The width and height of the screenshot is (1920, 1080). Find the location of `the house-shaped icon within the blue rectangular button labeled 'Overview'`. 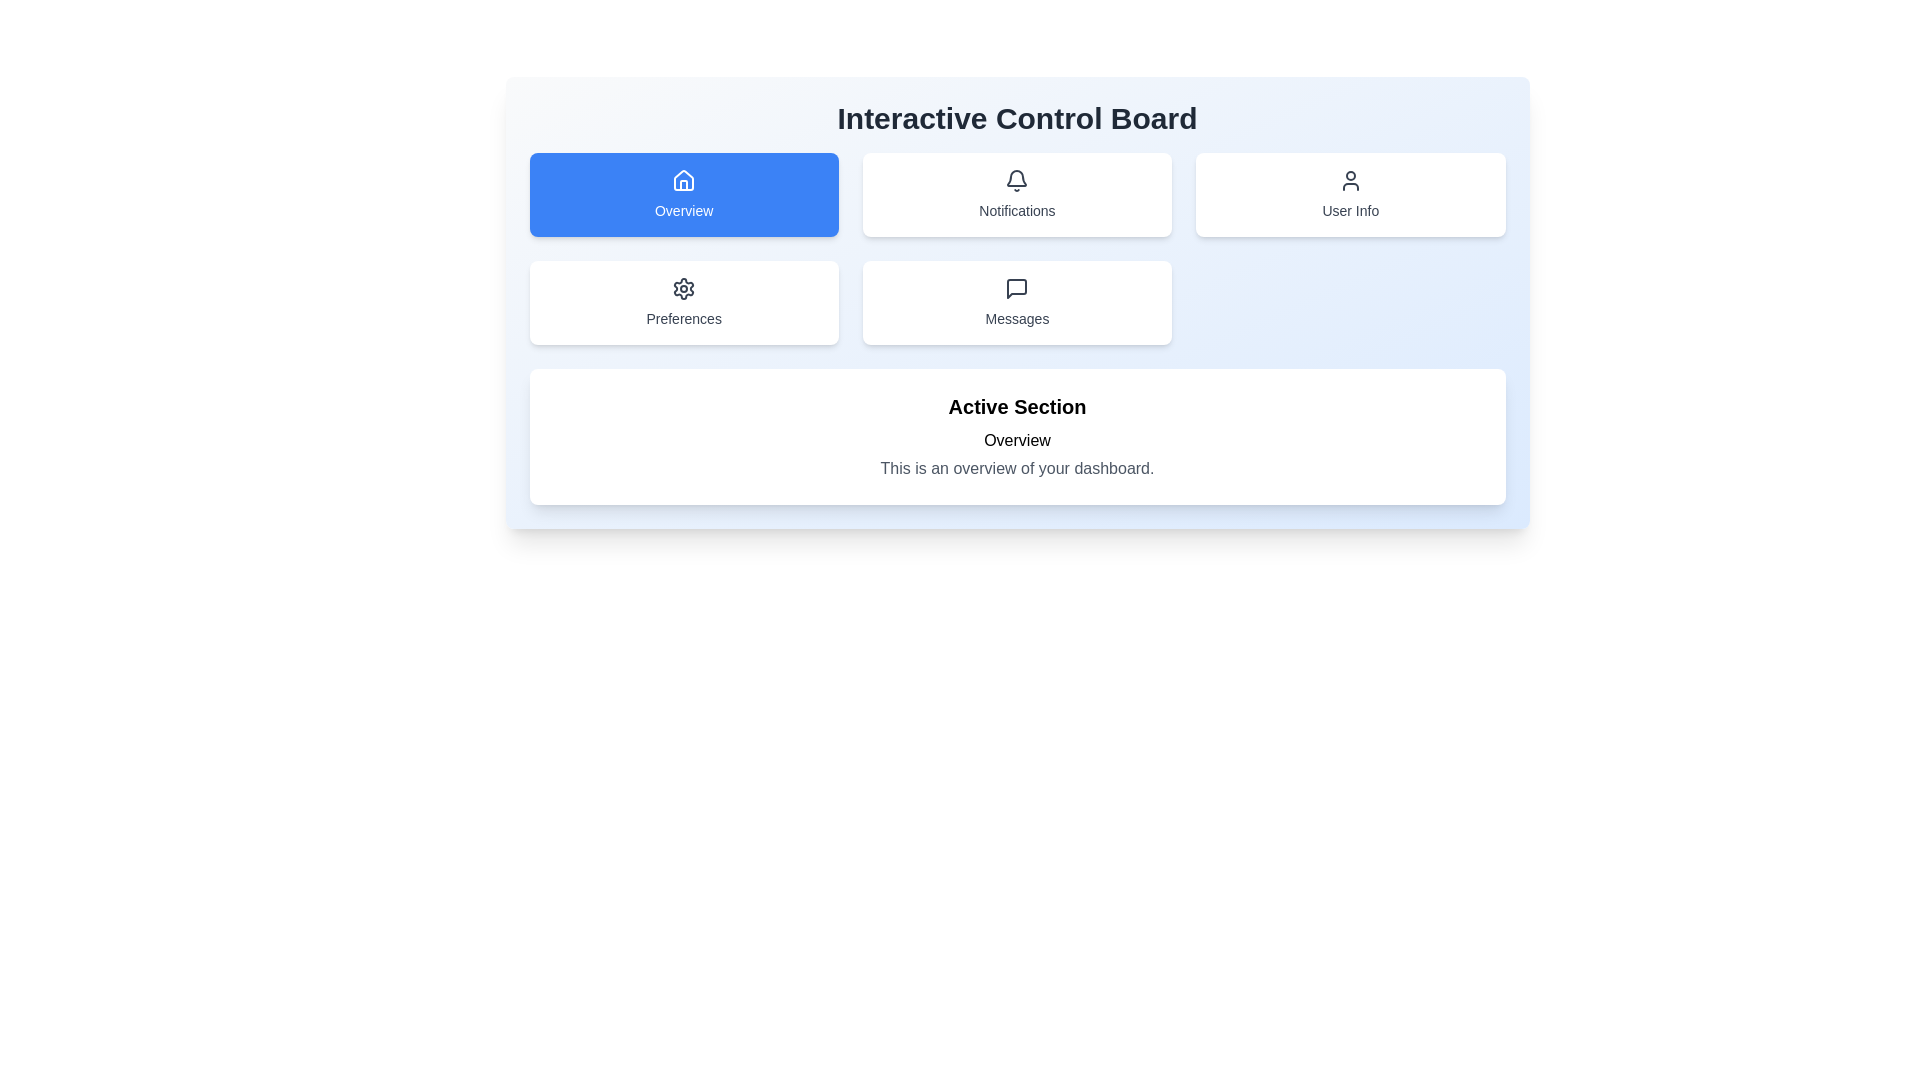

the house-shaped icon within the blue rectangular button labeled 'Overview' is located at coordinates (684, 181).